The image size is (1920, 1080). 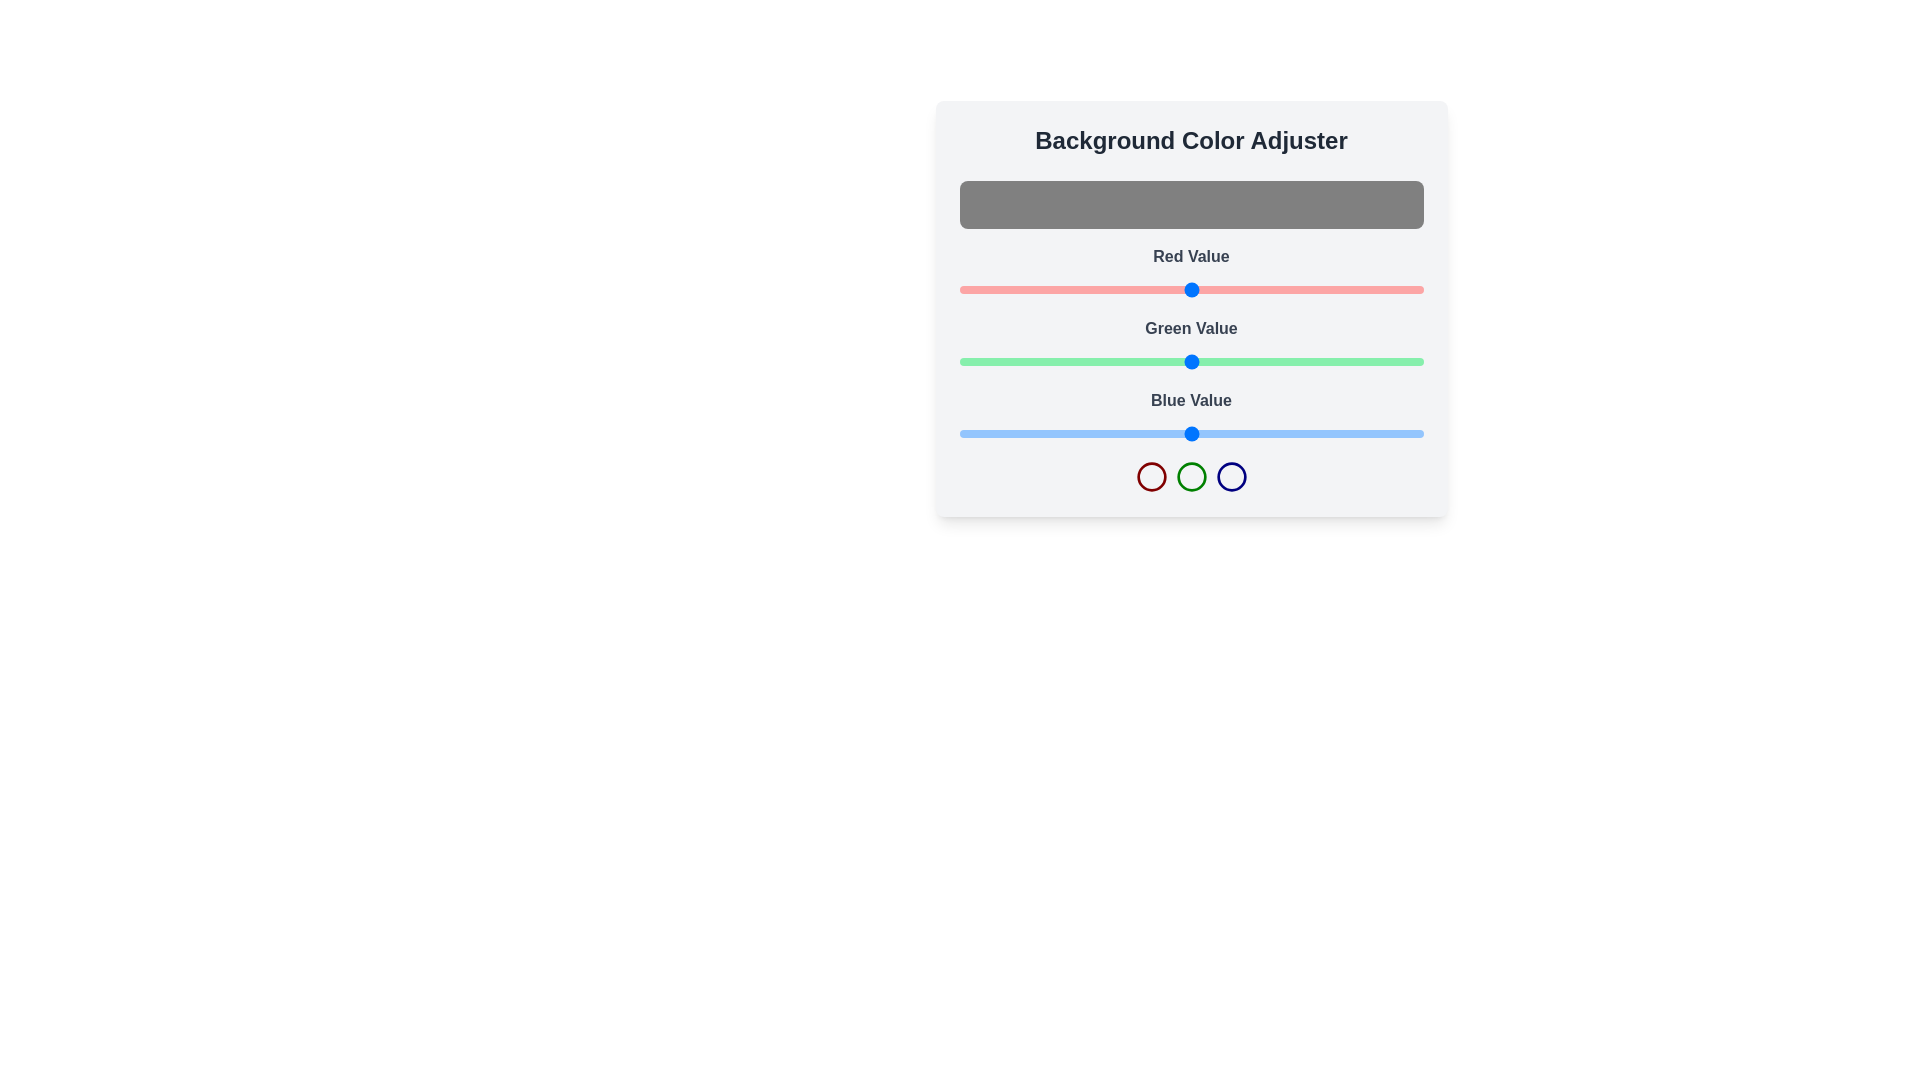 What do you see at coordinates (1233, 433) in the screenshot?
I see `the blue slider to set the blue value to 151` at bounding box center [1233, 433].